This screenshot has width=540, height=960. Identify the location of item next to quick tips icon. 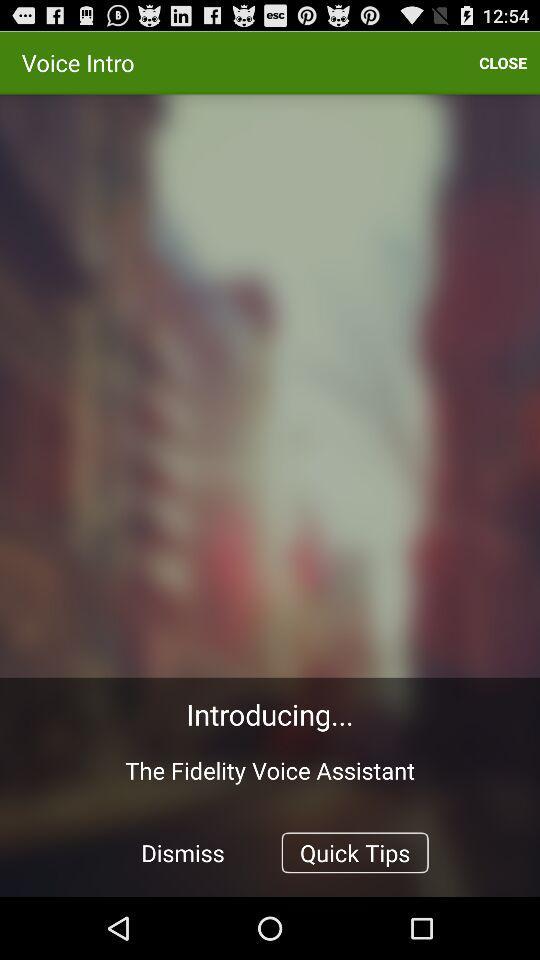
(183, 851).